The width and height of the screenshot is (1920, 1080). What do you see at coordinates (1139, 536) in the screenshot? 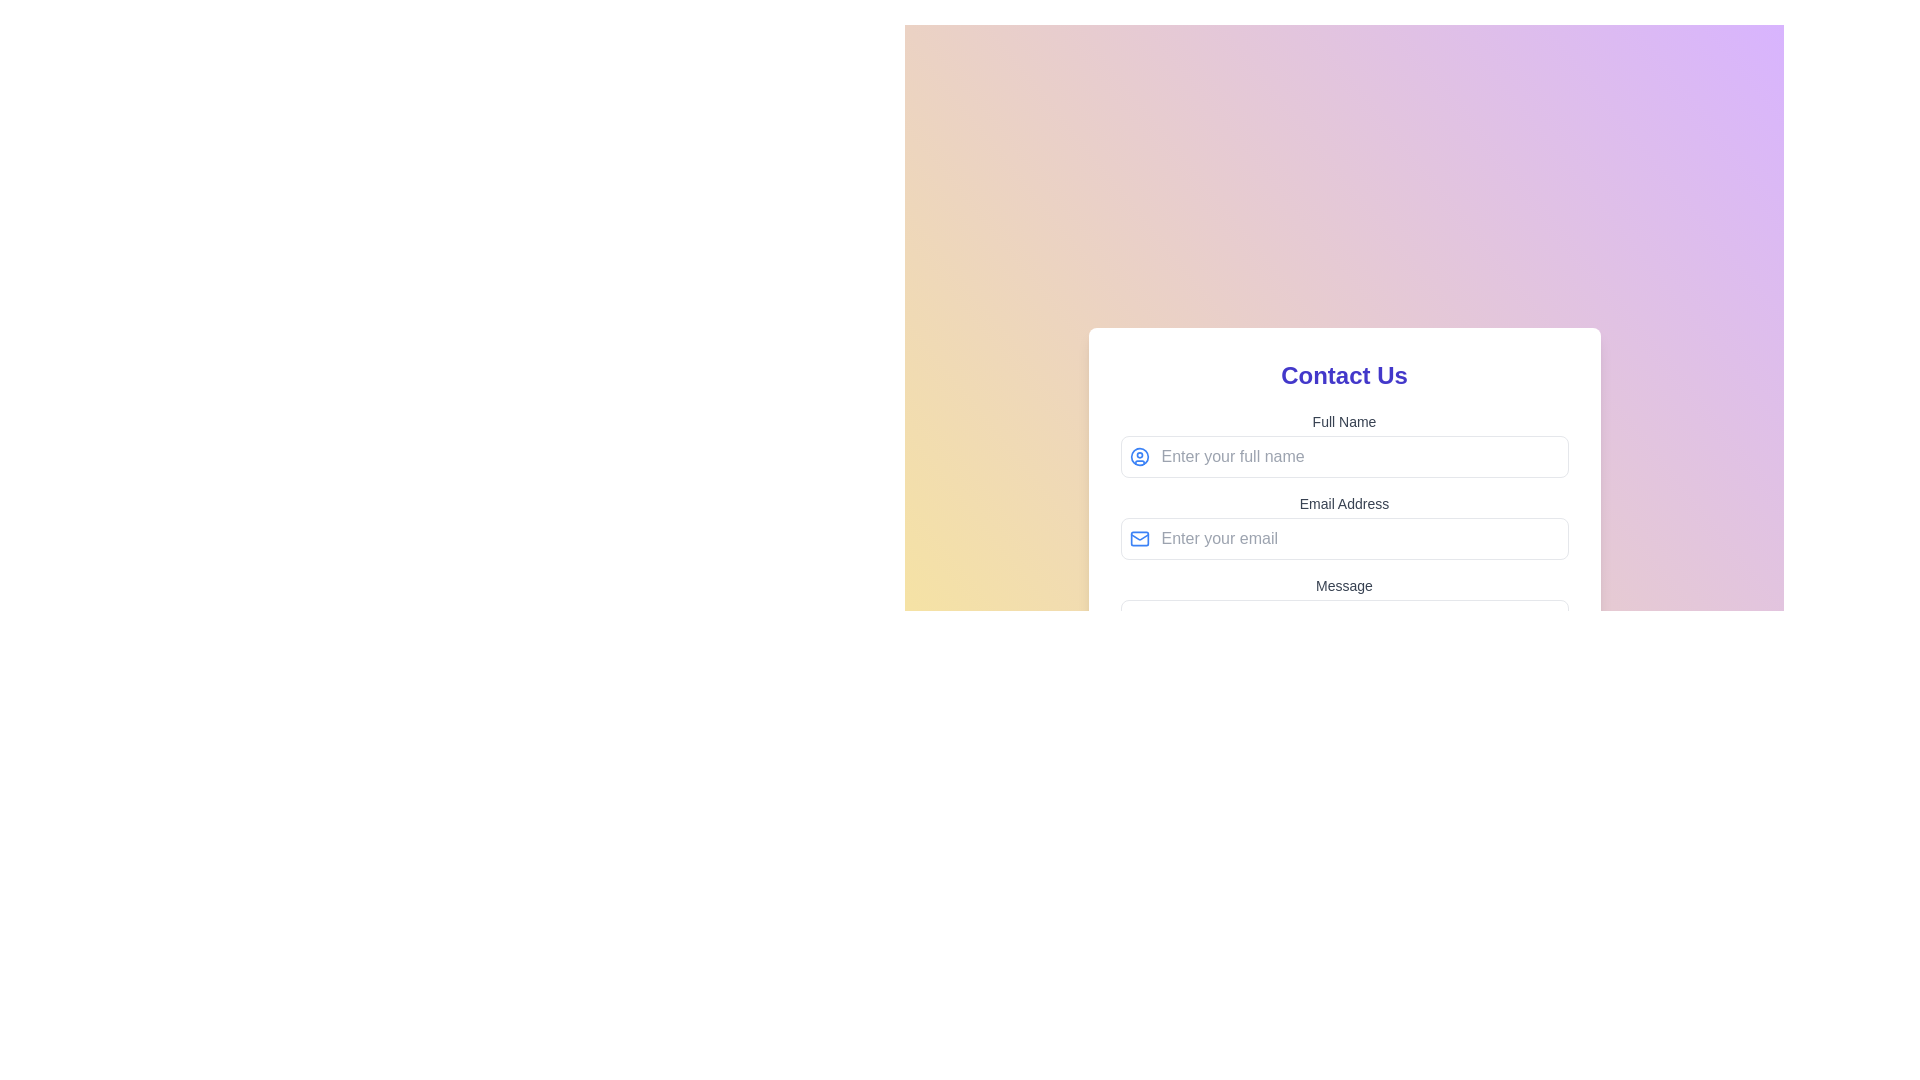
I see `the triangular flap of the envelope icon, which is the second element in the SVG group representing a mail icon, located near the email address input field in the contact form interface` at bounding box center [1139, 536].